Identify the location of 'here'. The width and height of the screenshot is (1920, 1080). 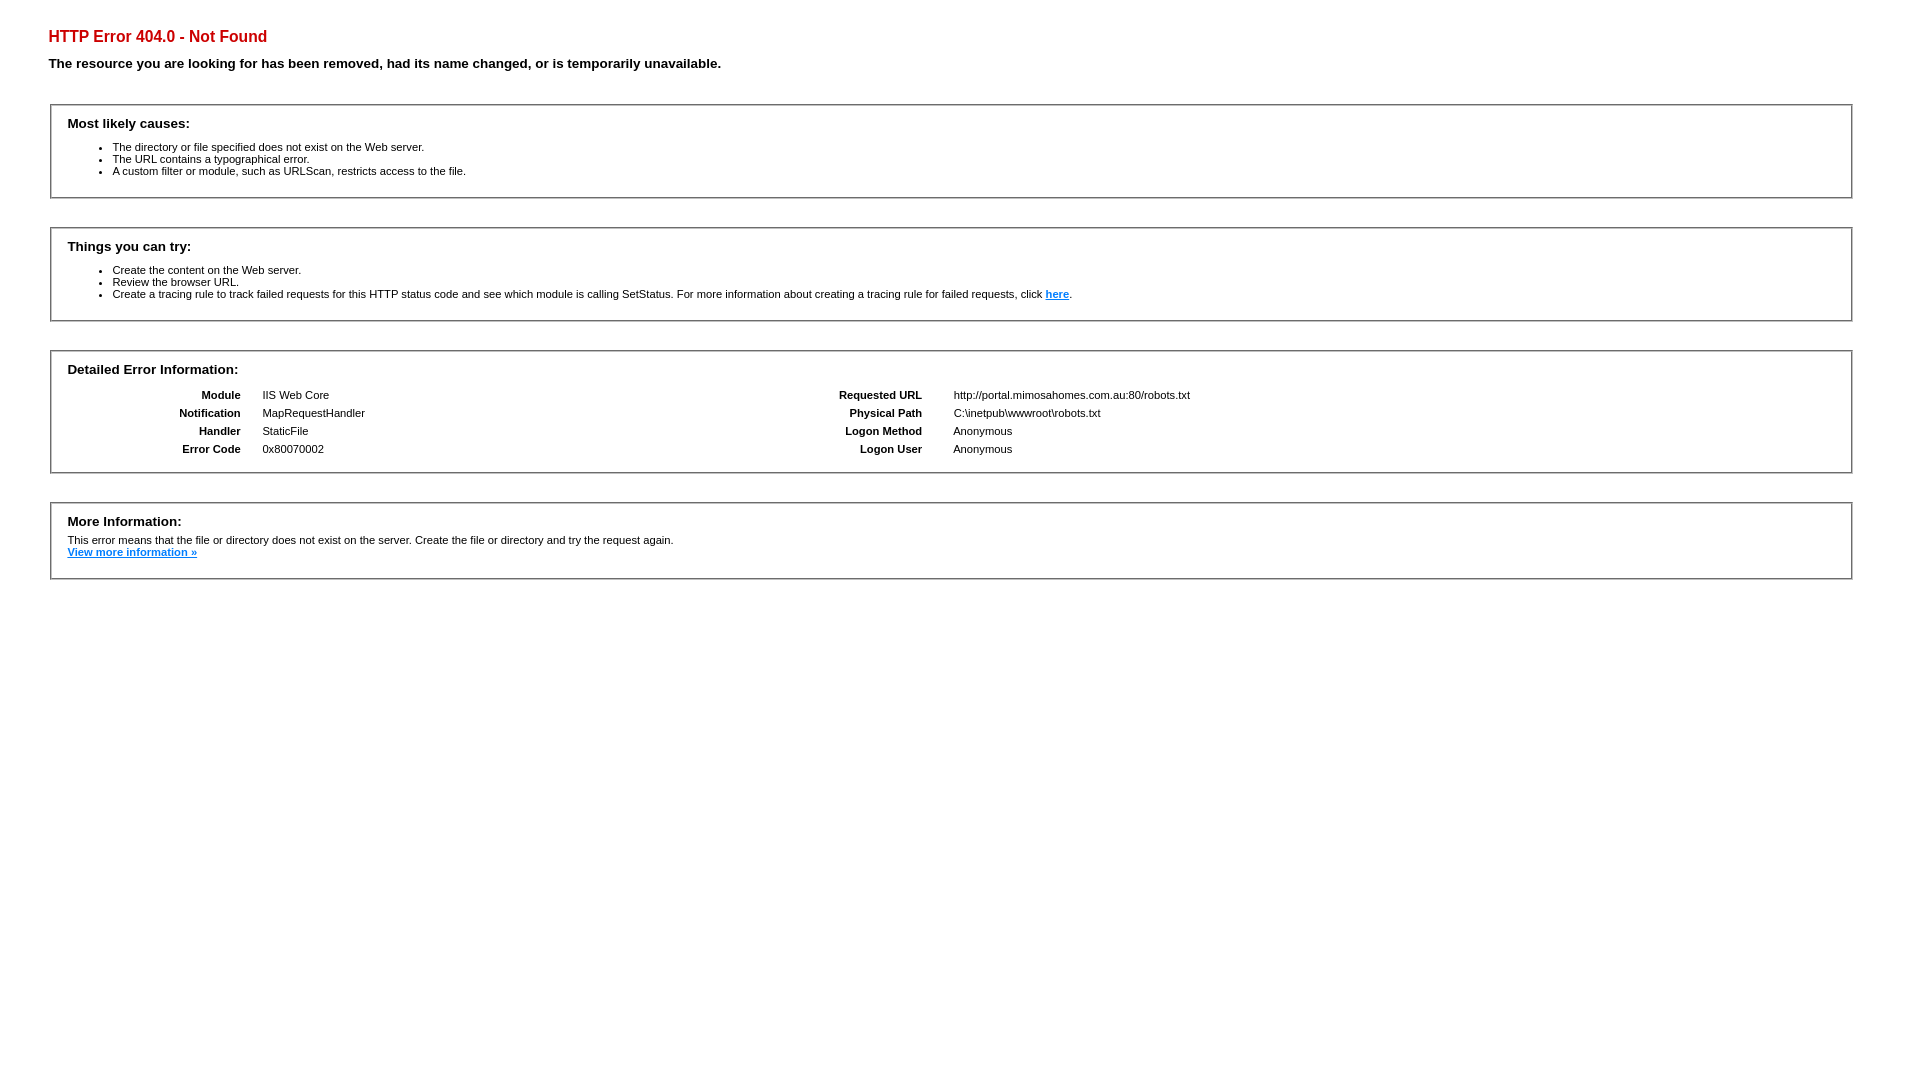
(1056, 293).